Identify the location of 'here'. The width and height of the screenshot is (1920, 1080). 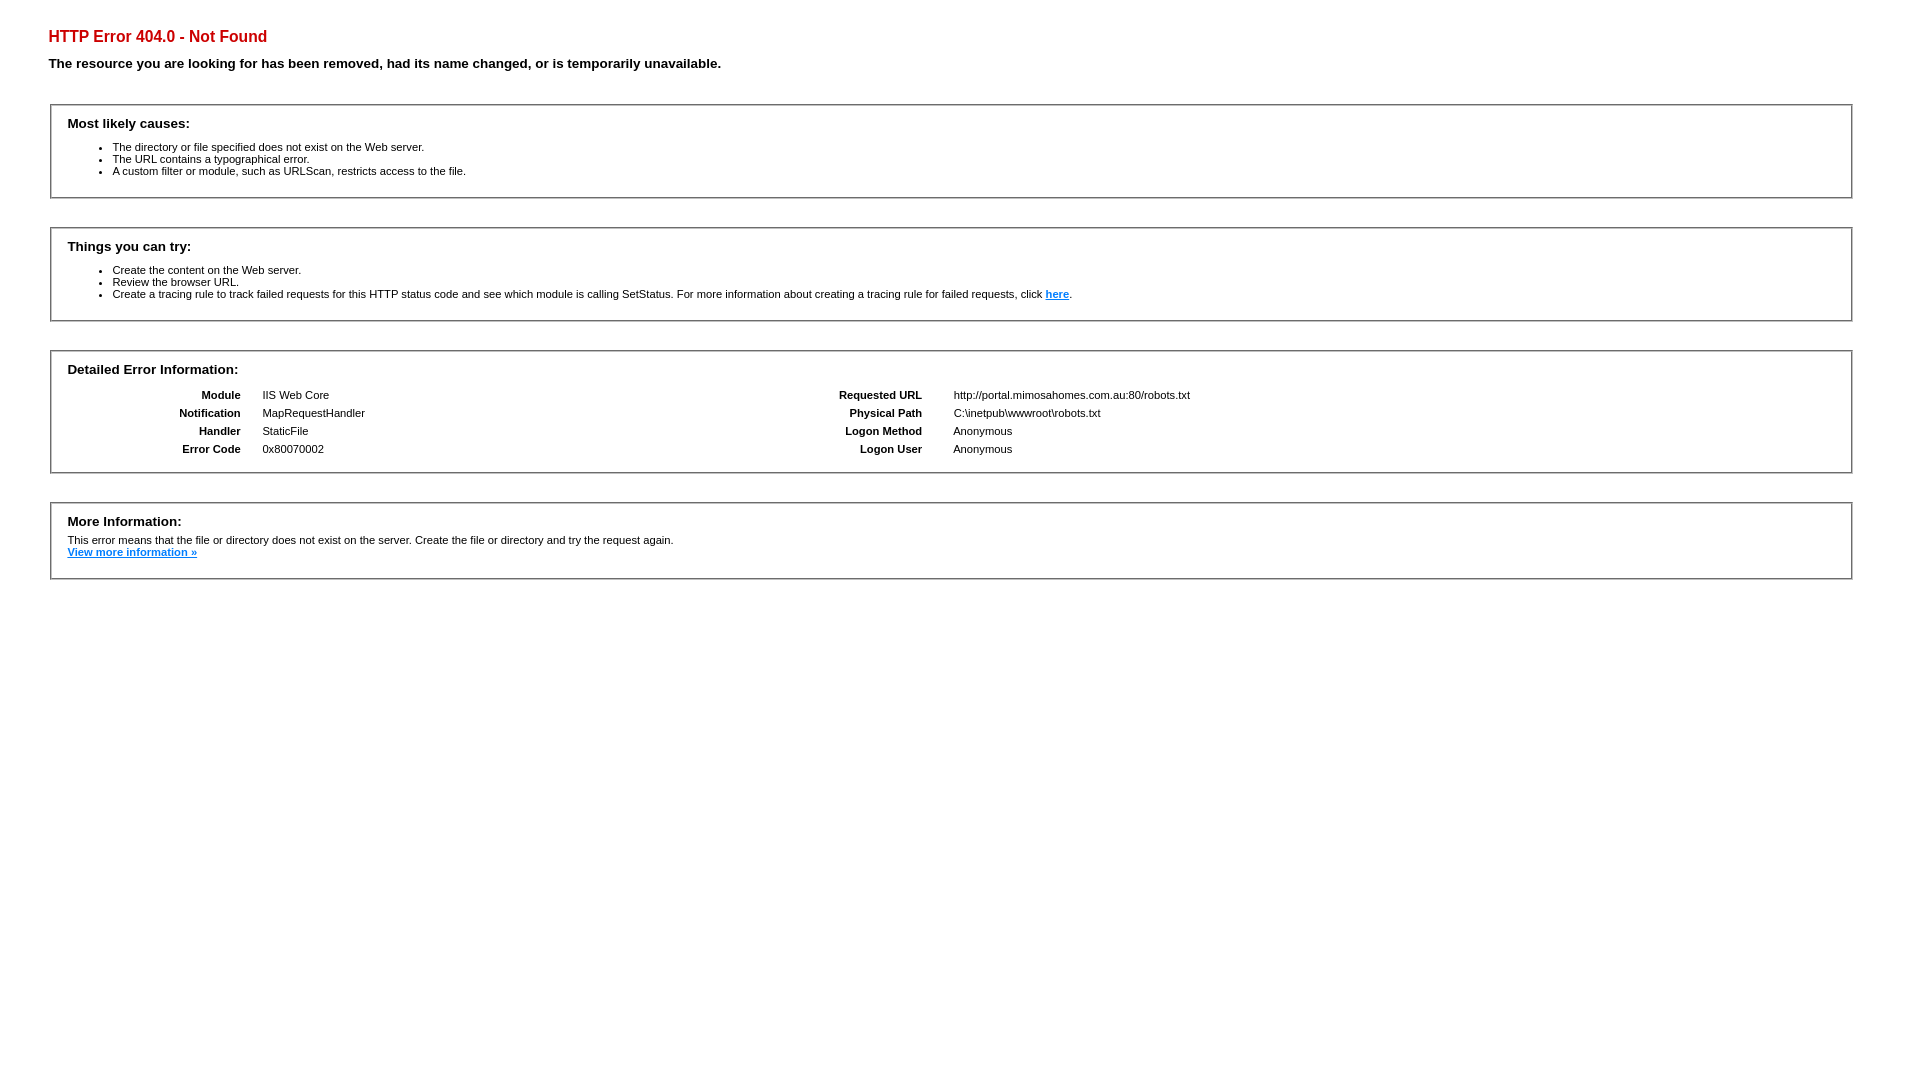
(1056, 293).